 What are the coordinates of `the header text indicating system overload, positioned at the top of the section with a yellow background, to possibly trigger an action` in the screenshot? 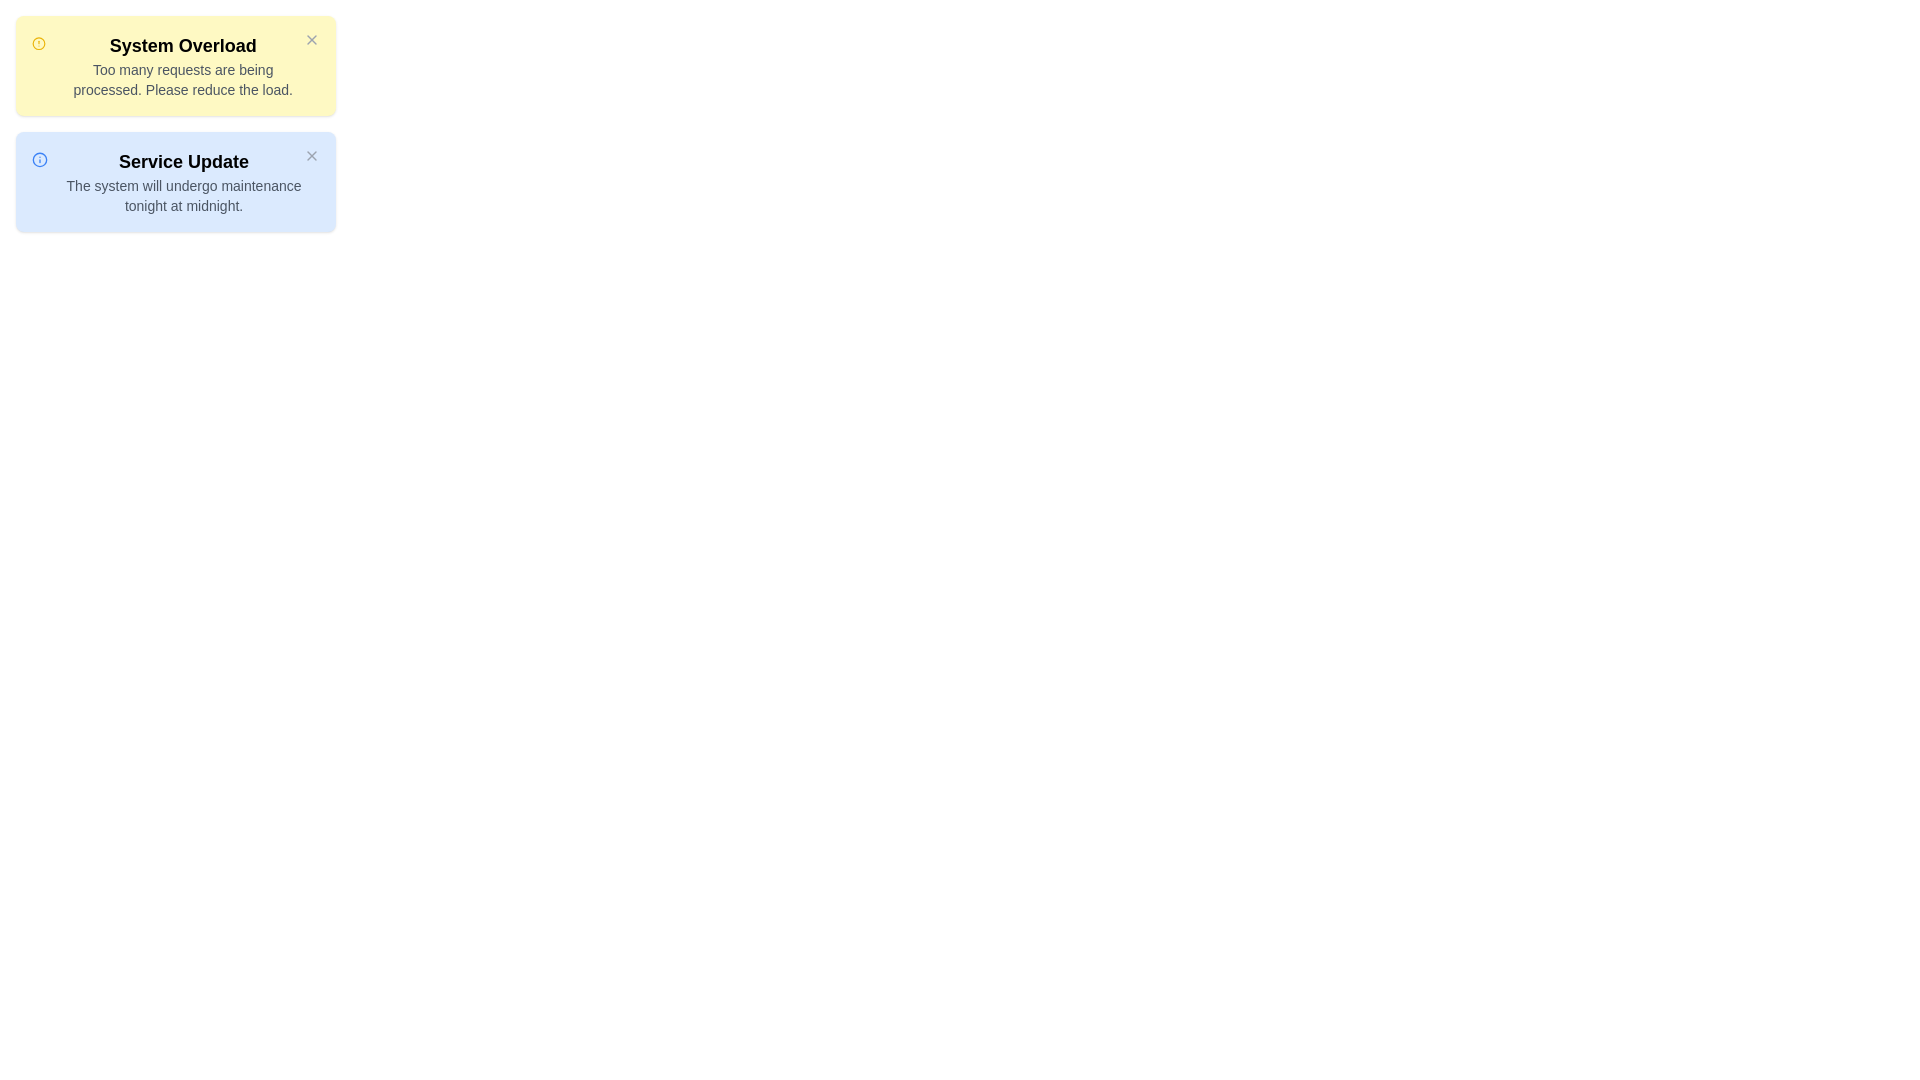 It's located at (183, 45).